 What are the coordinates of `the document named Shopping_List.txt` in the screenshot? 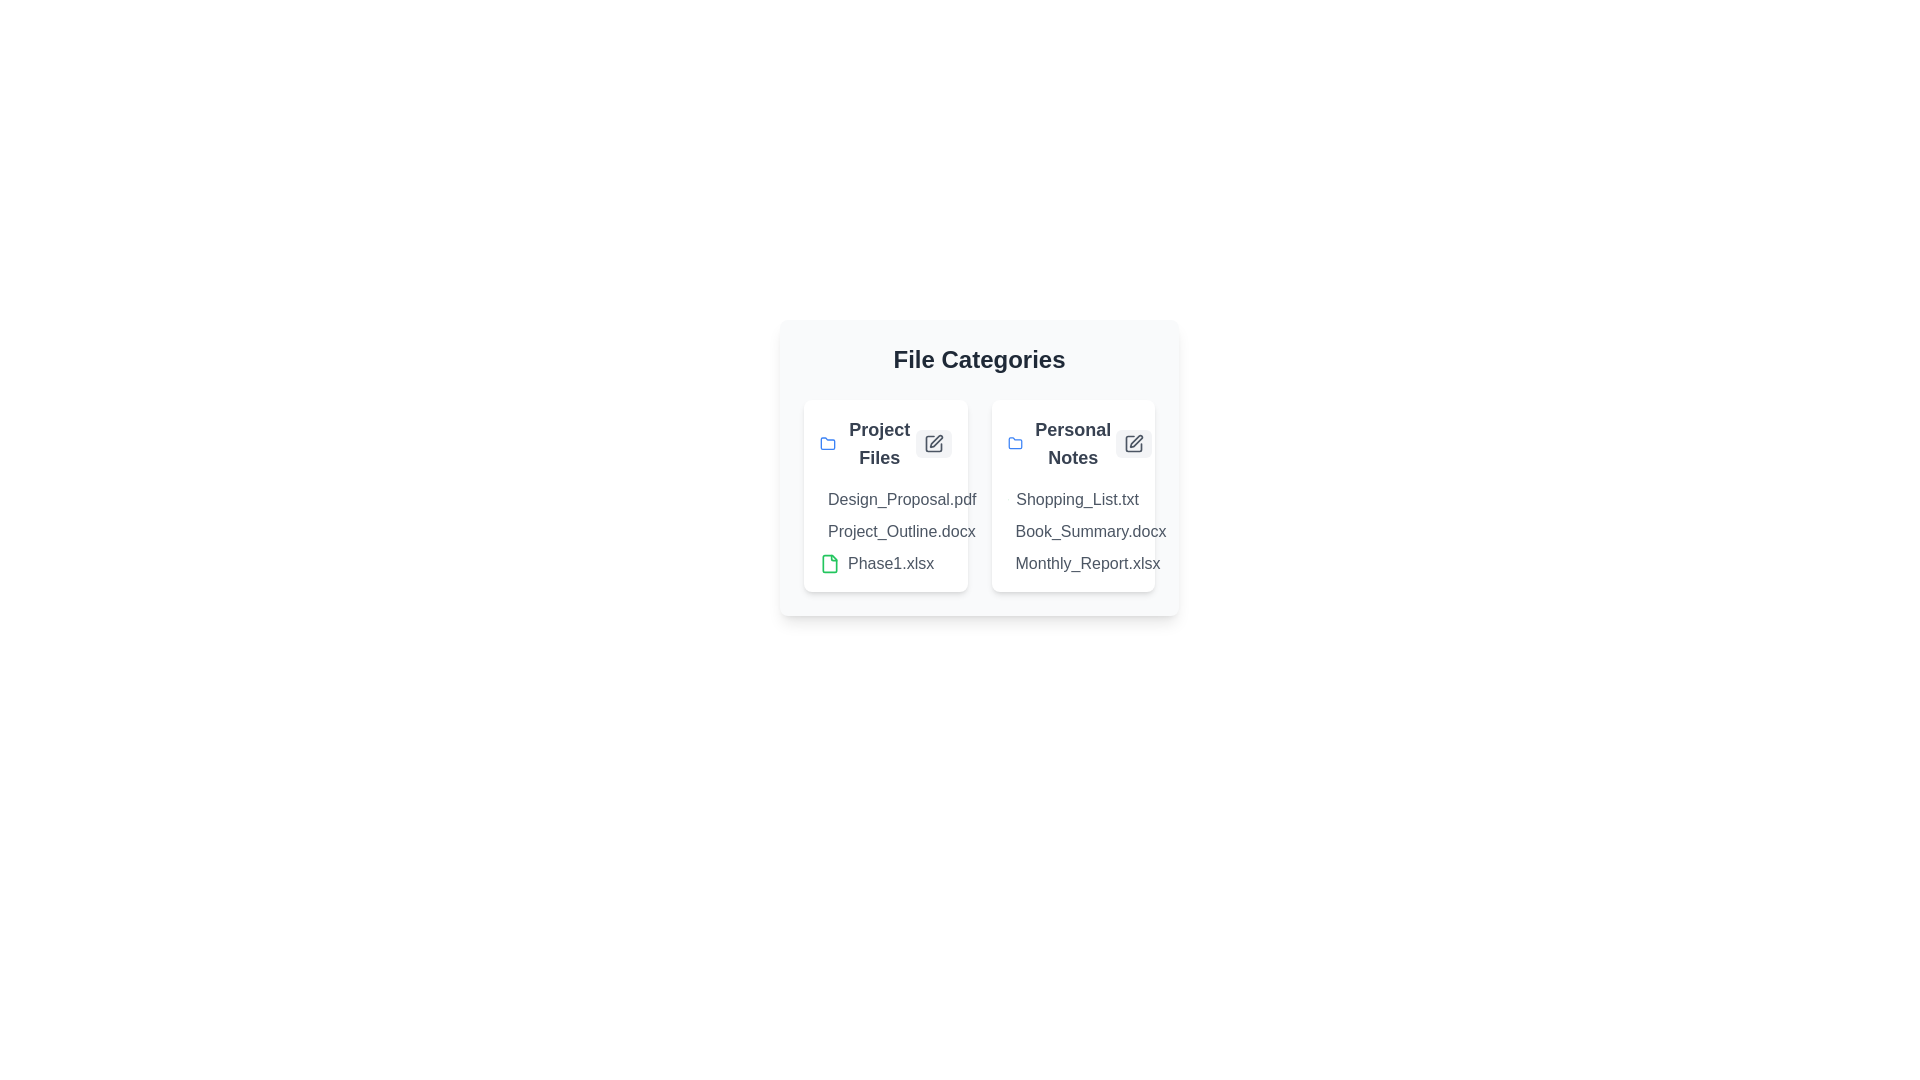 It's located at (1049, 499).